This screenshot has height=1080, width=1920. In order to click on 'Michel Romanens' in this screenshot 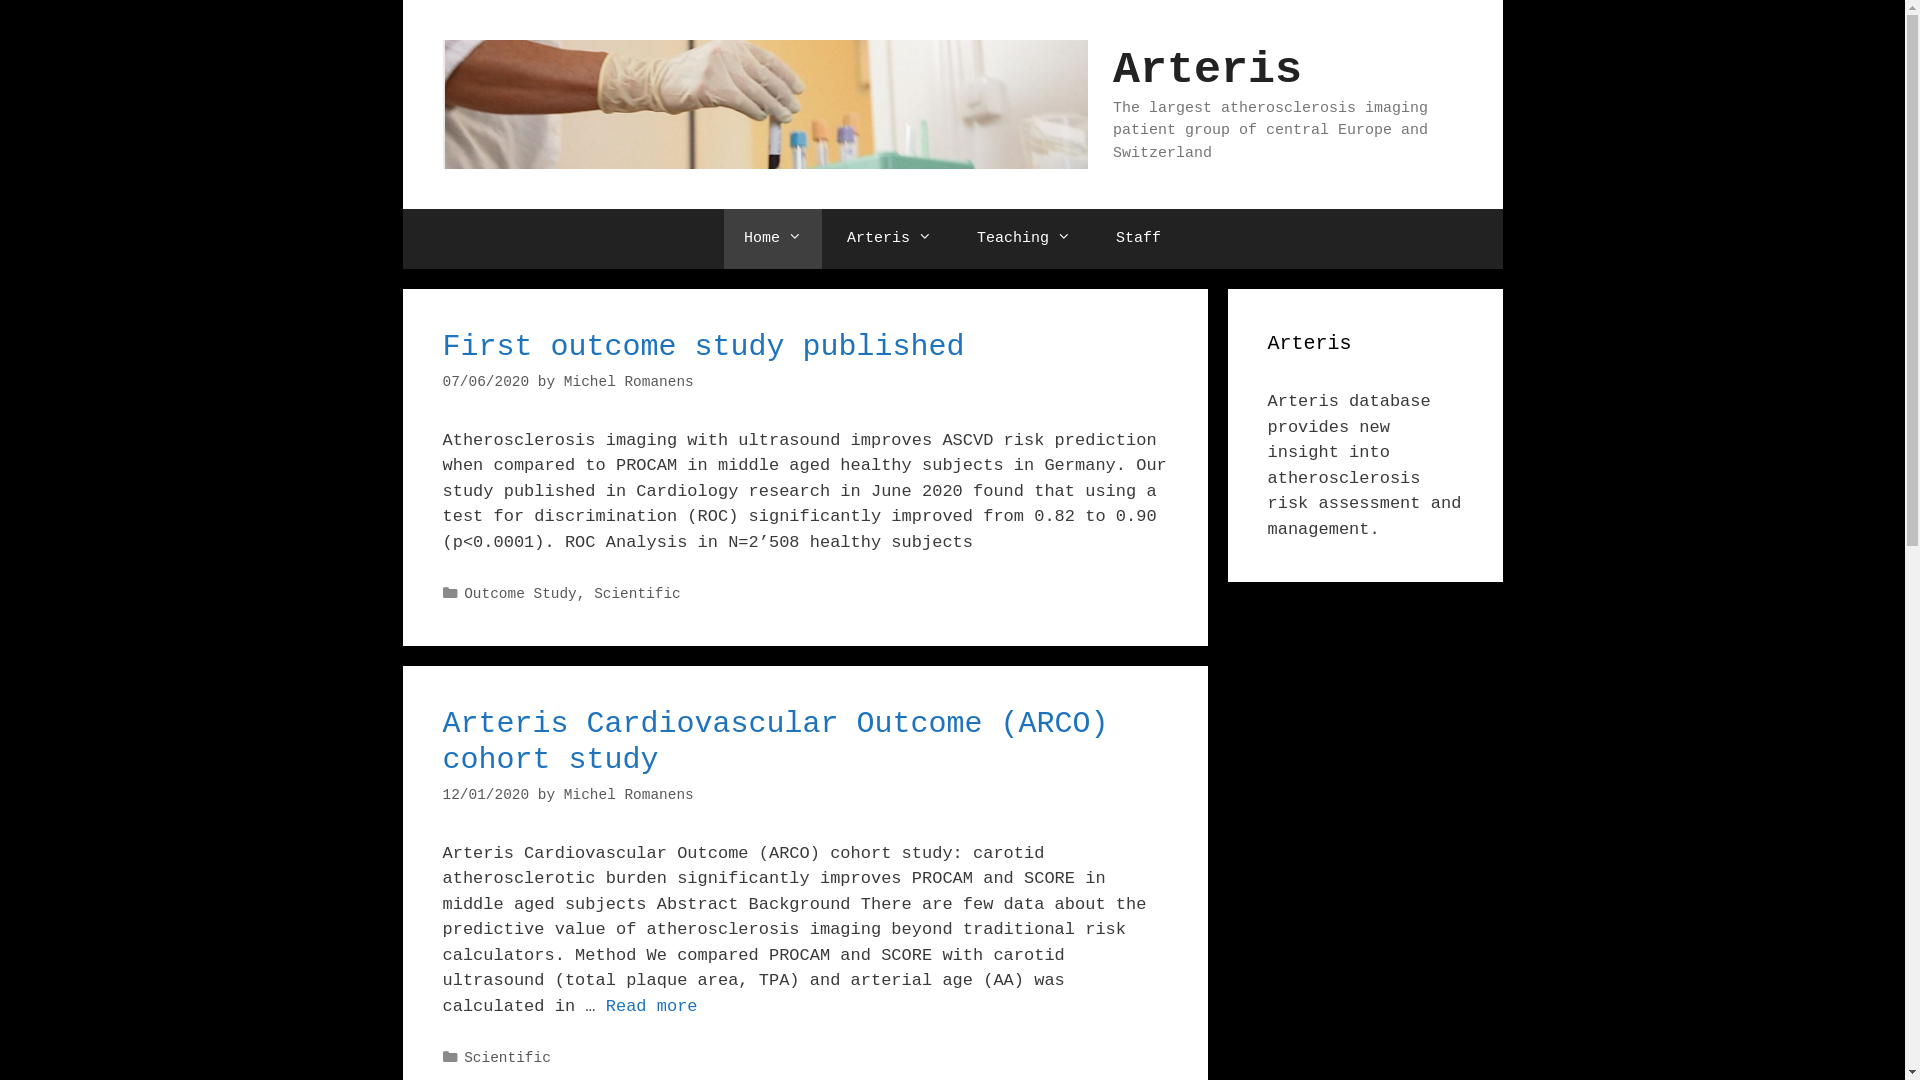, I will do `click(627, 381)`.